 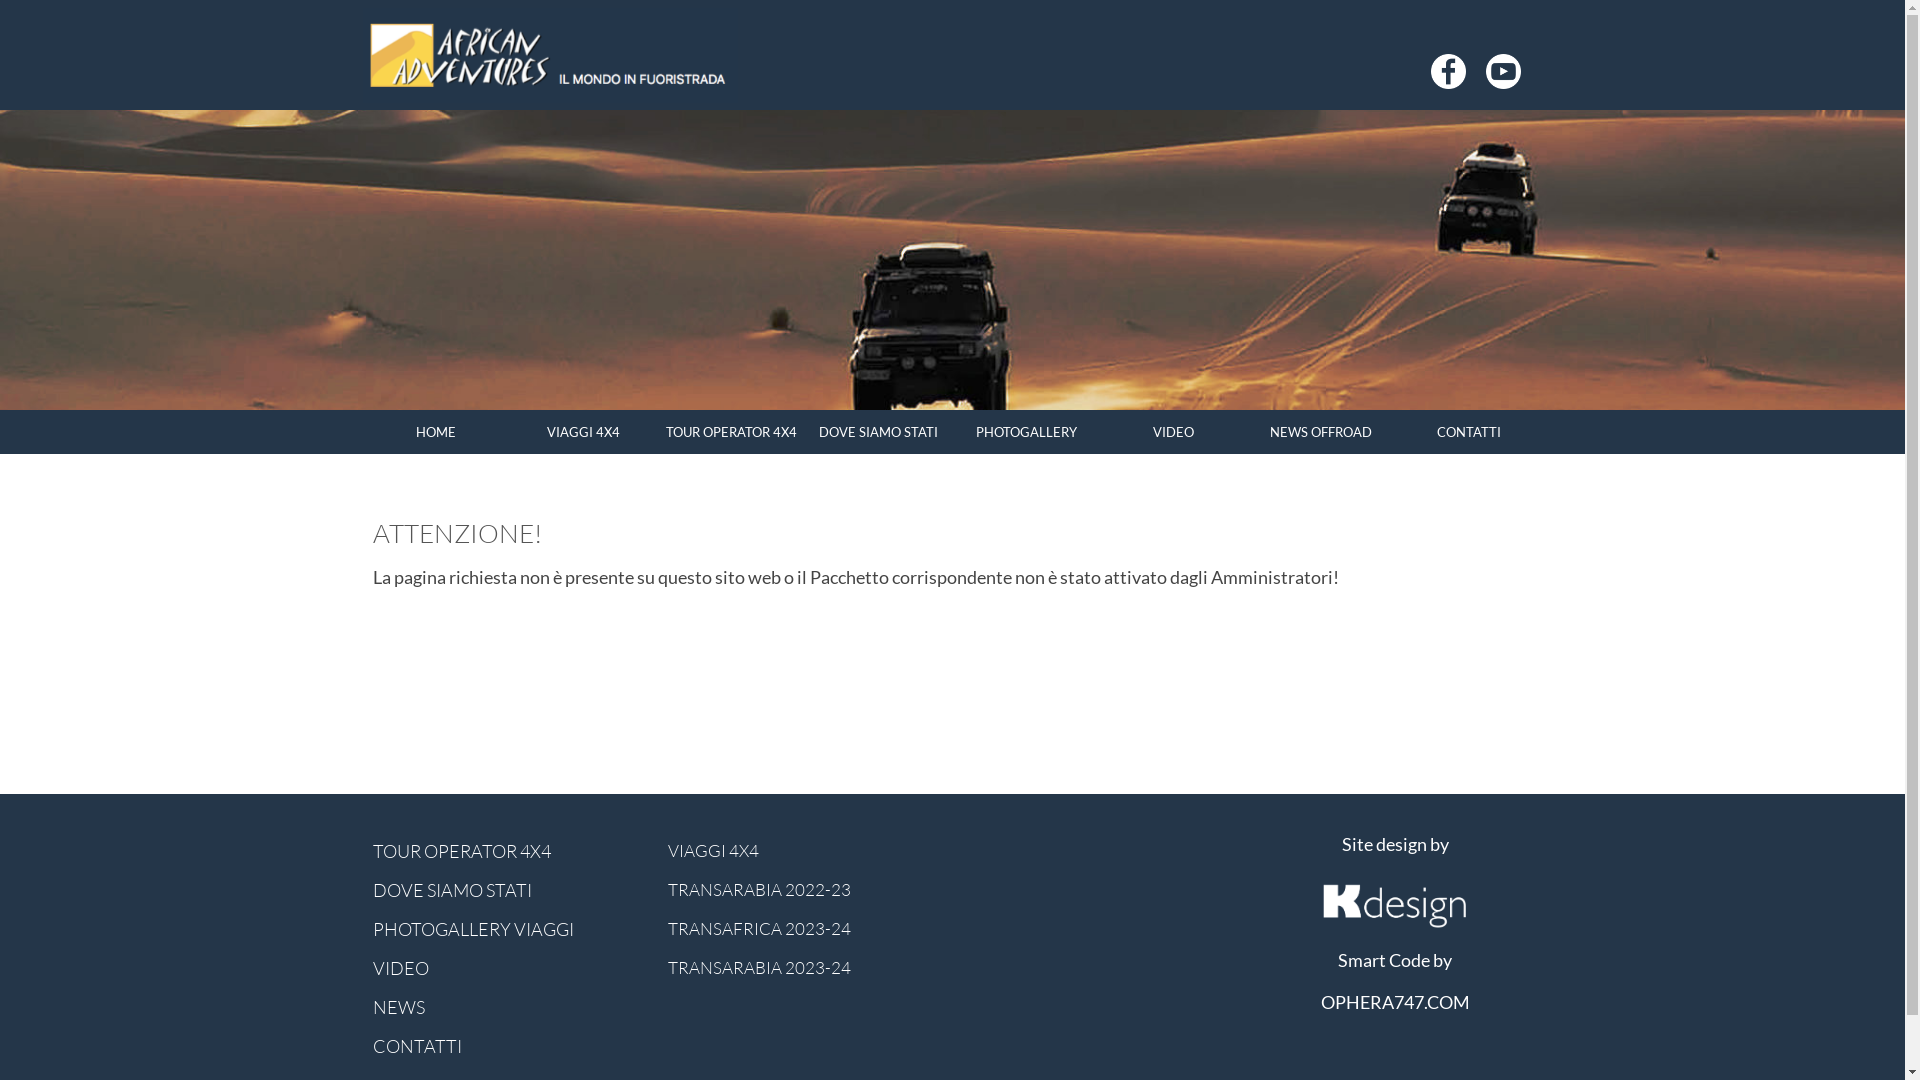 What do you see at coordinates (667, 967) in the screenshot?
I see `'TRANSARABIA 2023-24'` at bounding box center [667, 967].